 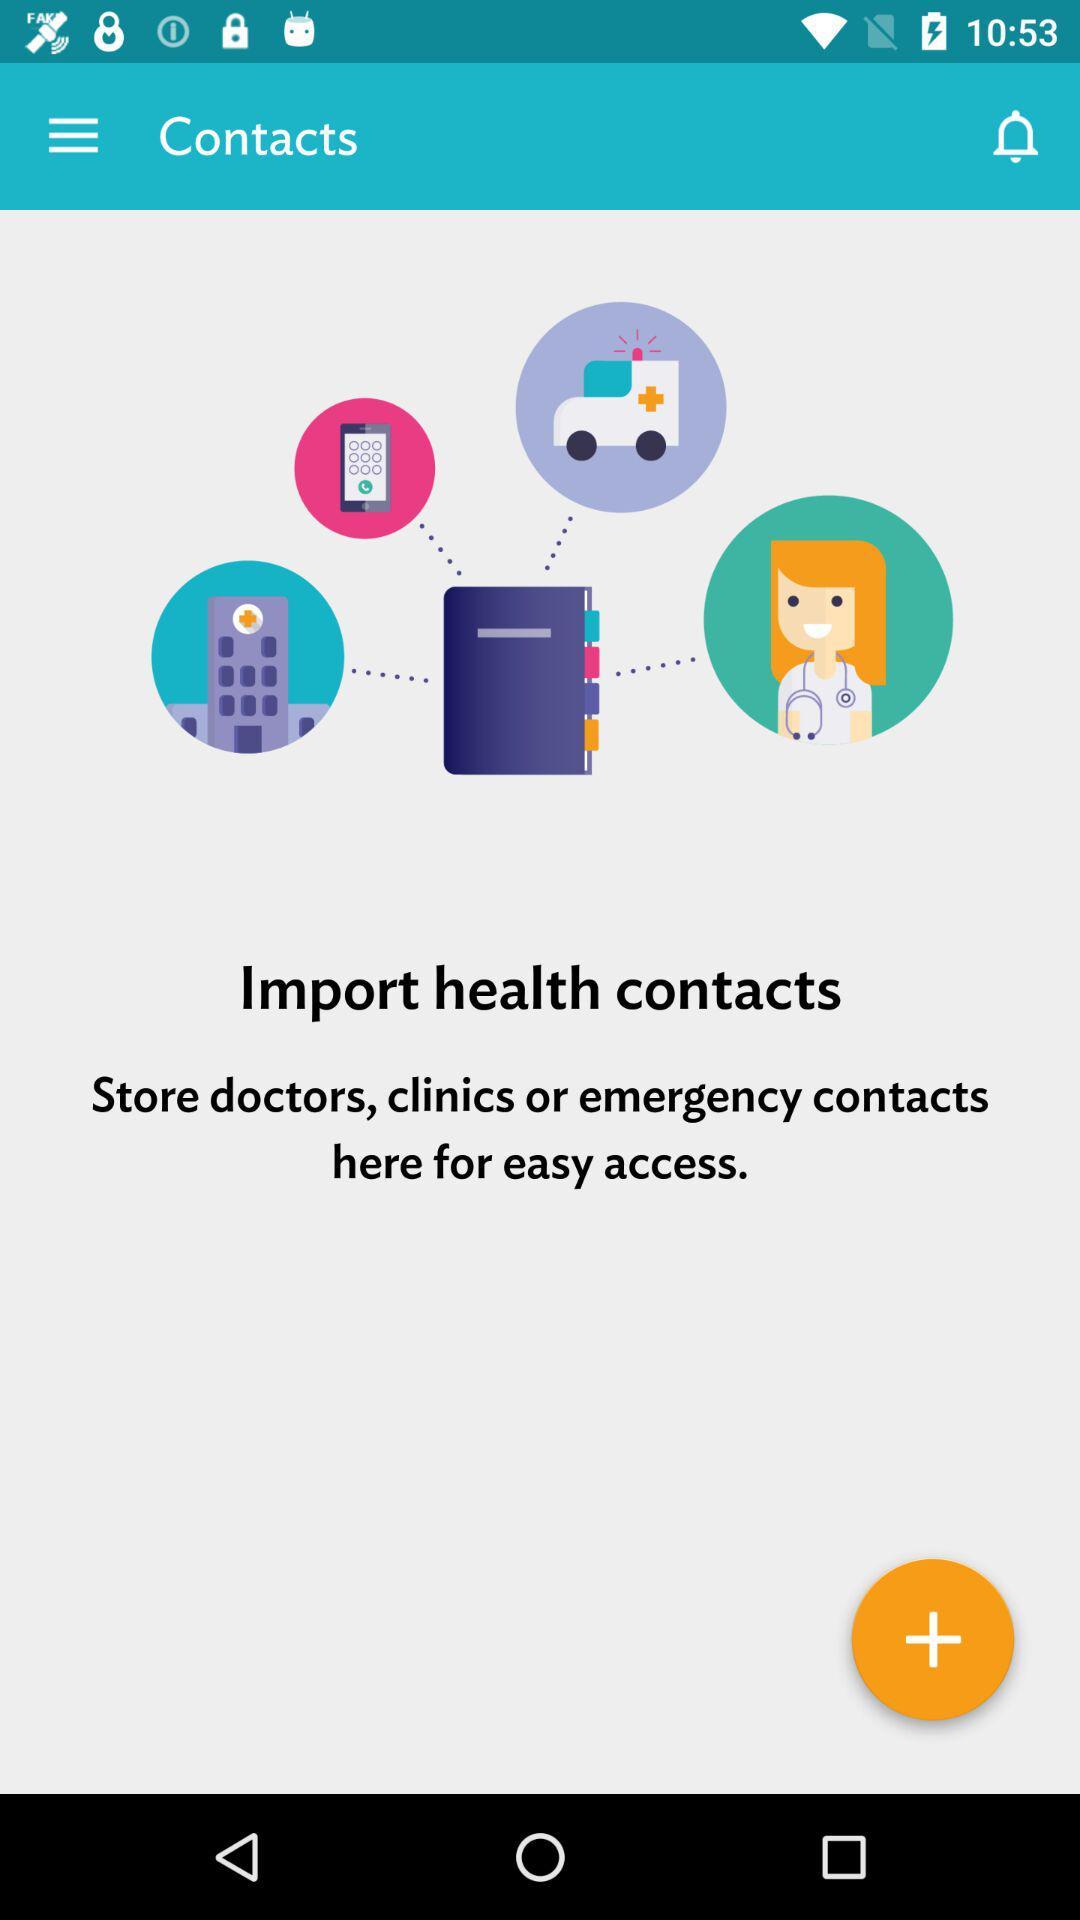 What do you see at coordinates (540, 1311) in the screenshot?
I see `the icon below the store doctors clinics` at bounding box center [540, 1311].